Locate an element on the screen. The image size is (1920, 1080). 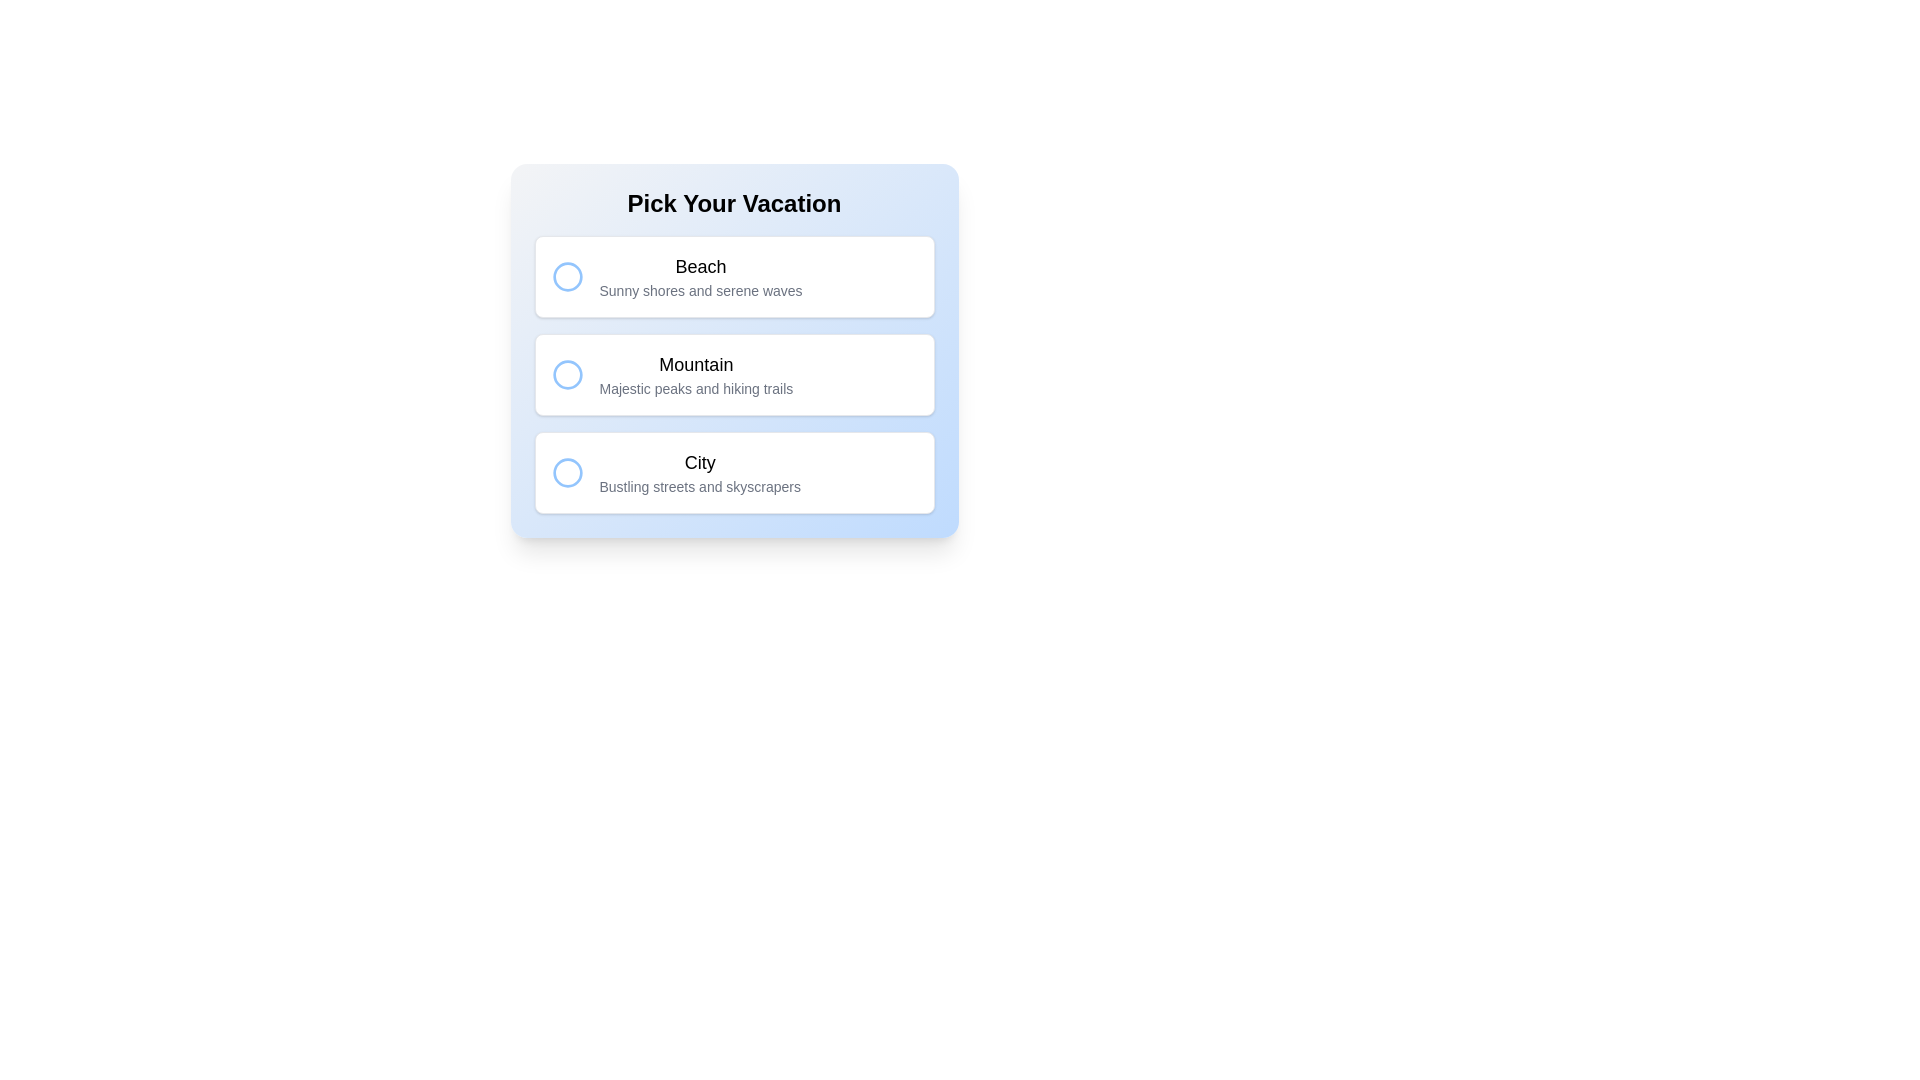
the text block that serves as a descriptive label for a selectable option, which includes both a title and a subtitle, located in the upper section of a vertically stacked list of options is located at coordinates (700, 277).